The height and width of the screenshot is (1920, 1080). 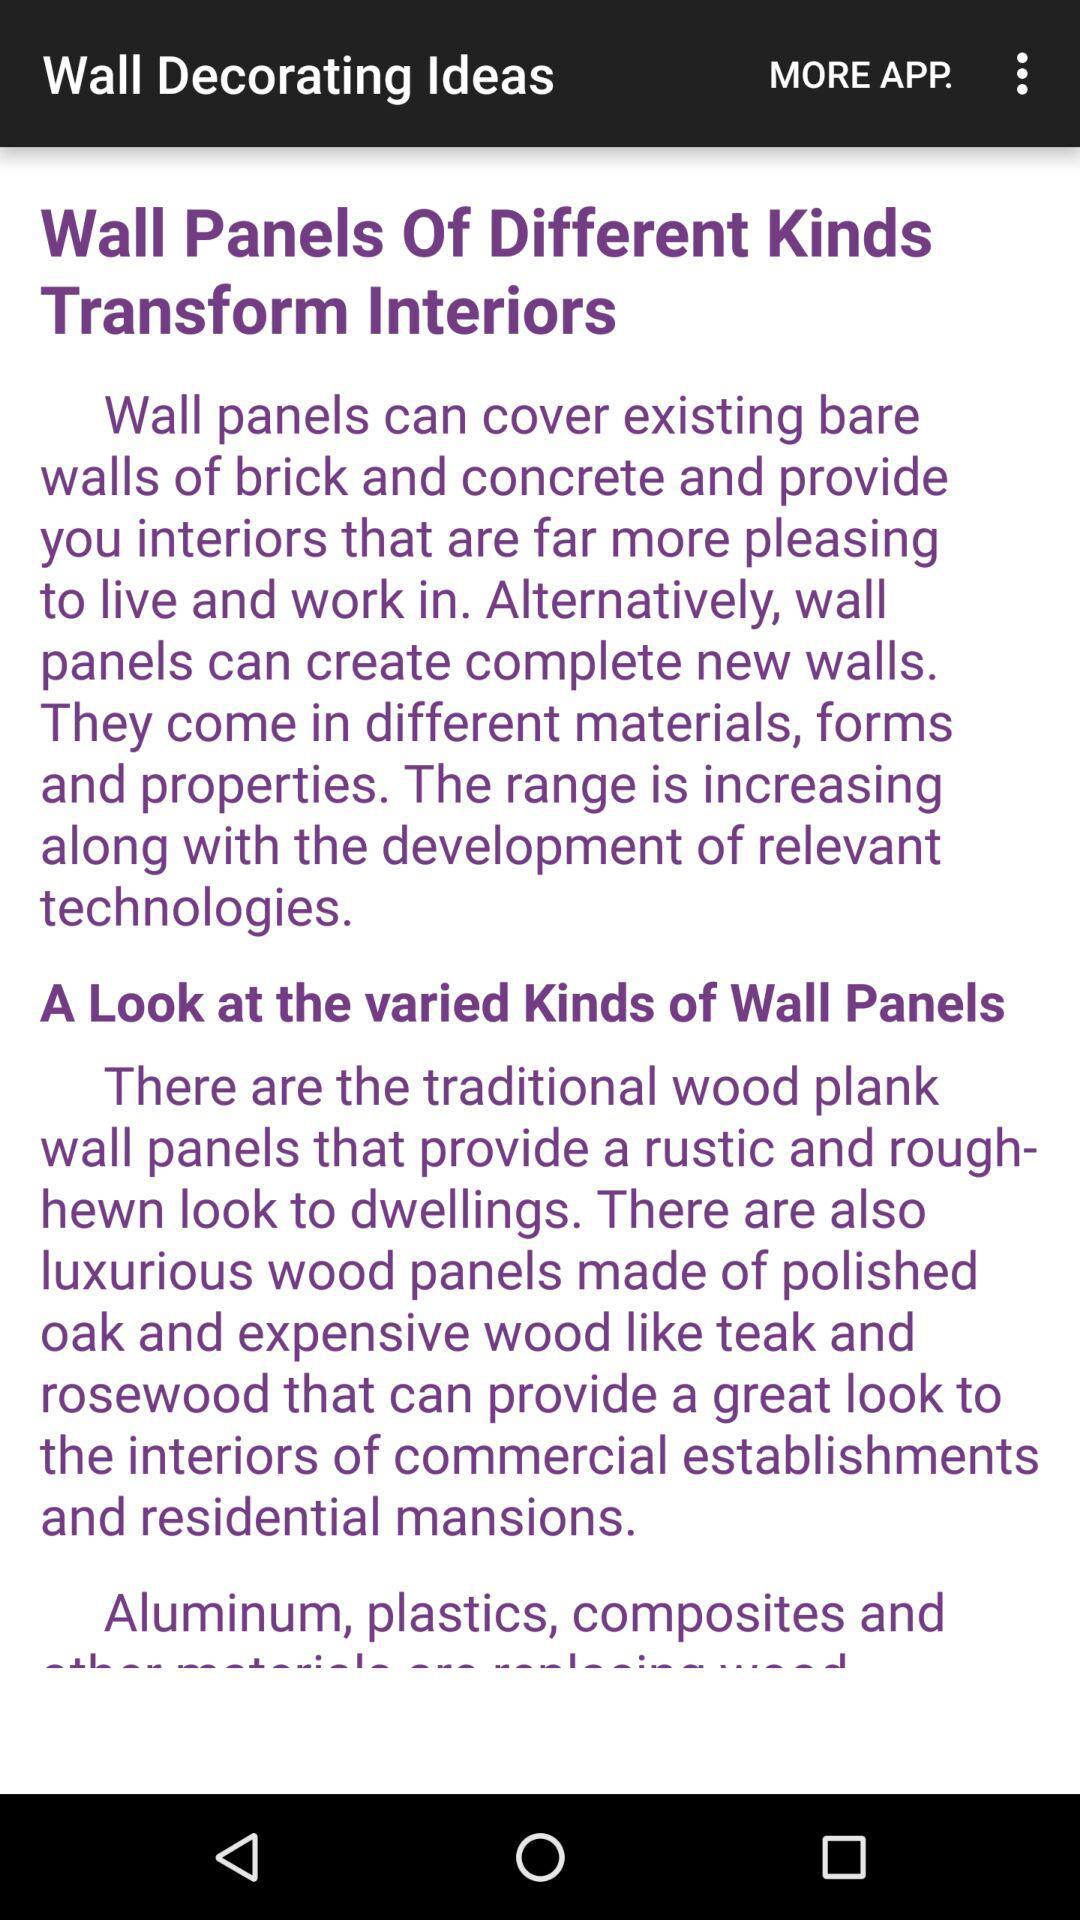 I want to click on the item next to more app. icon, so click(x=1027, y=73).